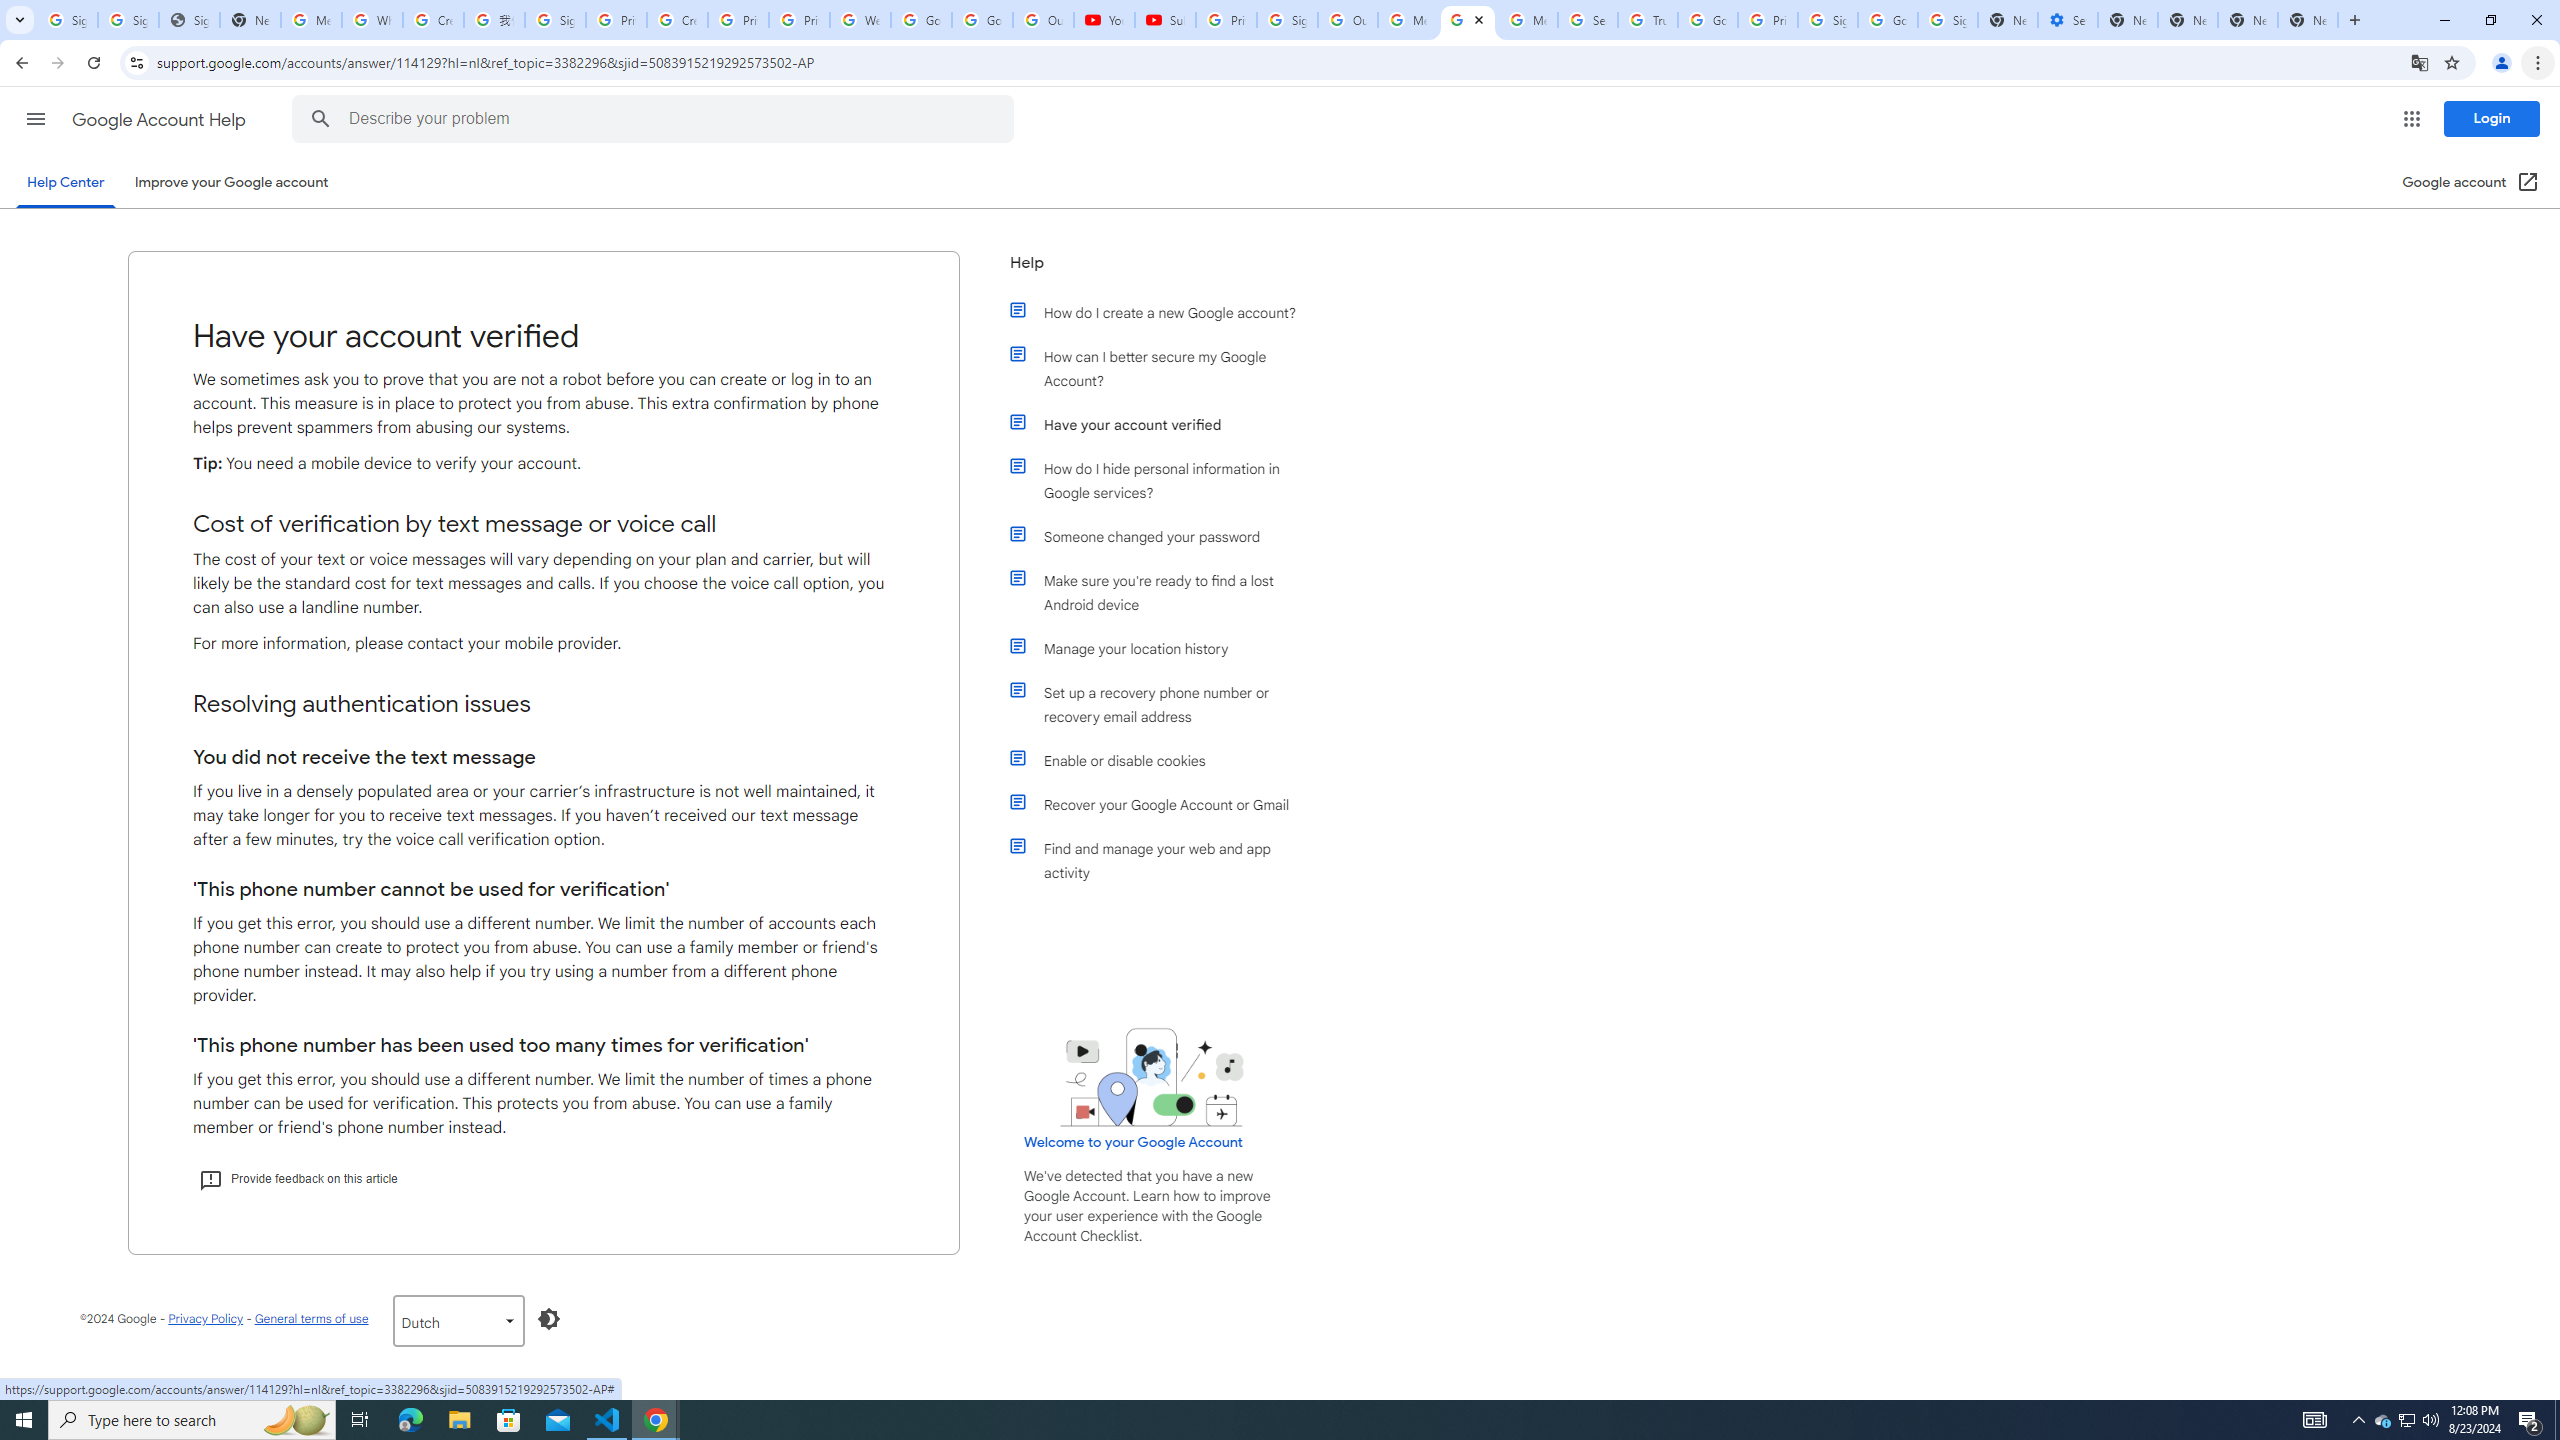 This screenshot has width=2560, height=1440. Describe the element at coordinates (1887, 19) in the screenshot. I see `'Google Cybersecurity Innovations - Google Safety Center'` at that location.